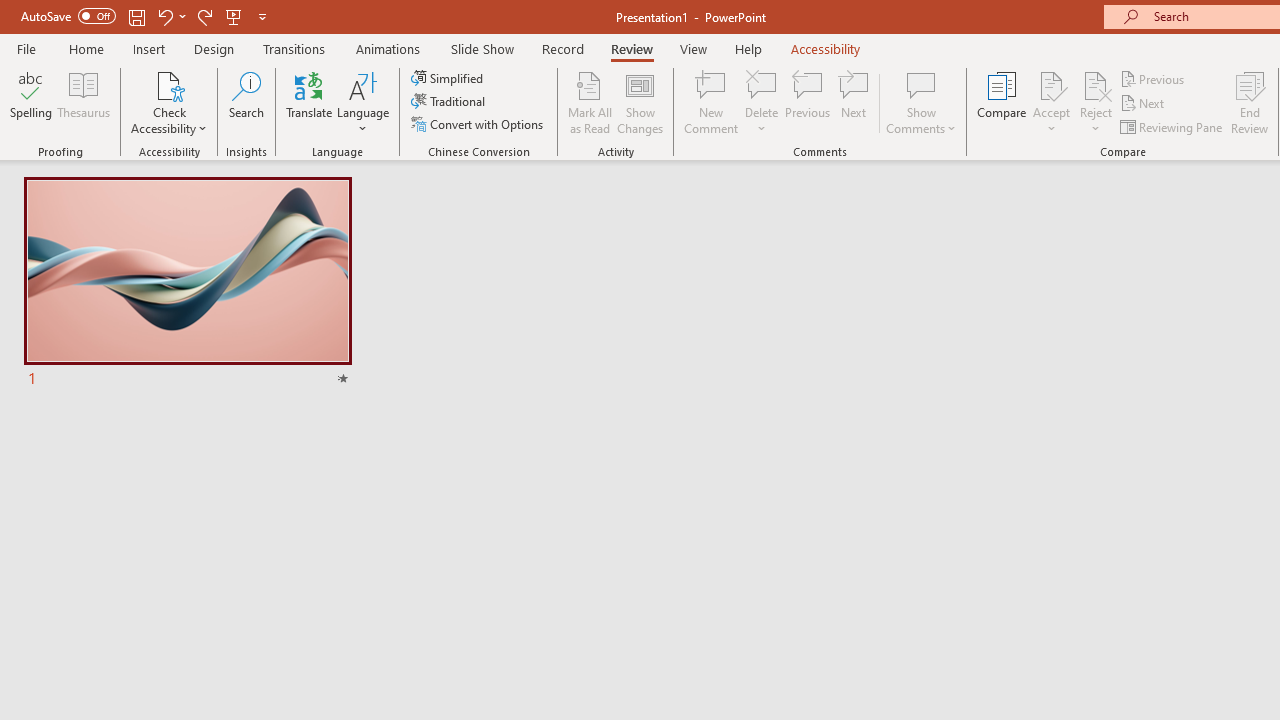 The image size is (1280, 720). I want to click on 'Reject', so click(1095, 103).